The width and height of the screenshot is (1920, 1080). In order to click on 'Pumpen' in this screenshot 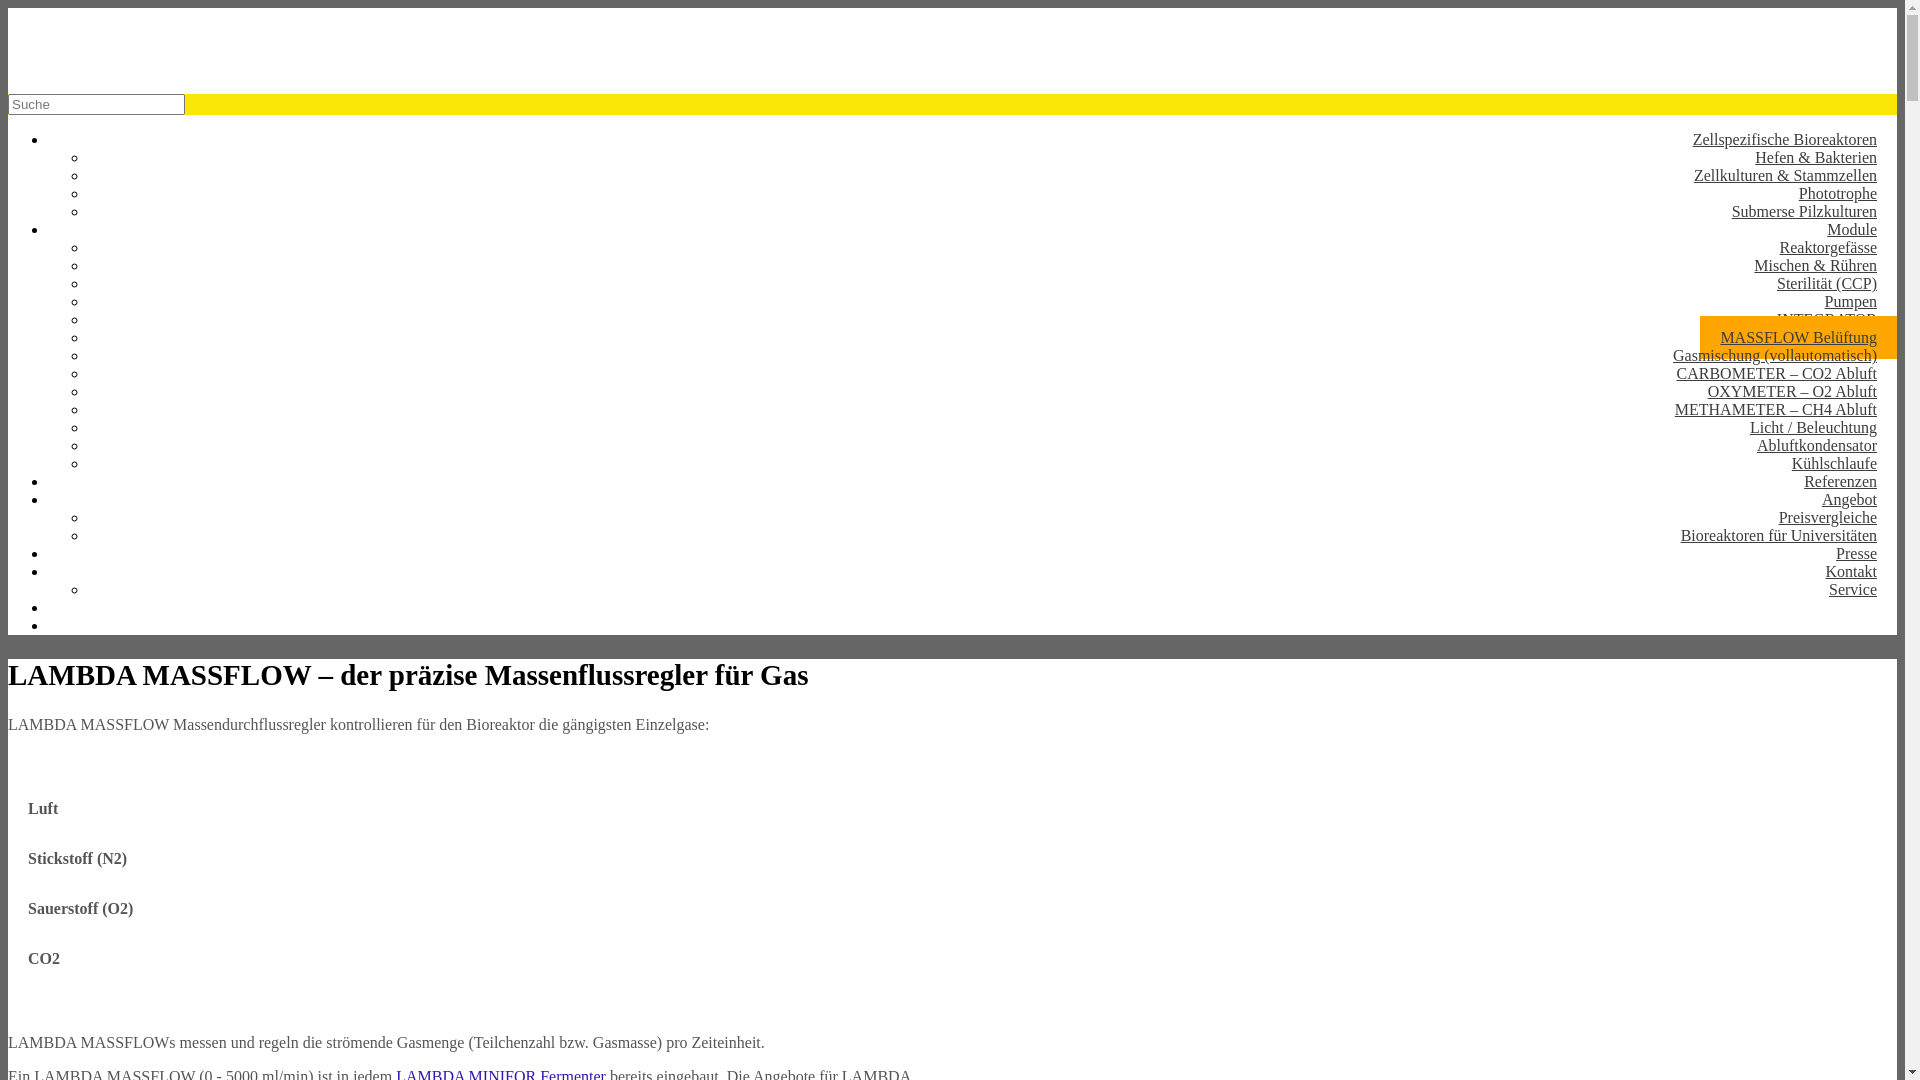, I will do `click(1850, 301)`.